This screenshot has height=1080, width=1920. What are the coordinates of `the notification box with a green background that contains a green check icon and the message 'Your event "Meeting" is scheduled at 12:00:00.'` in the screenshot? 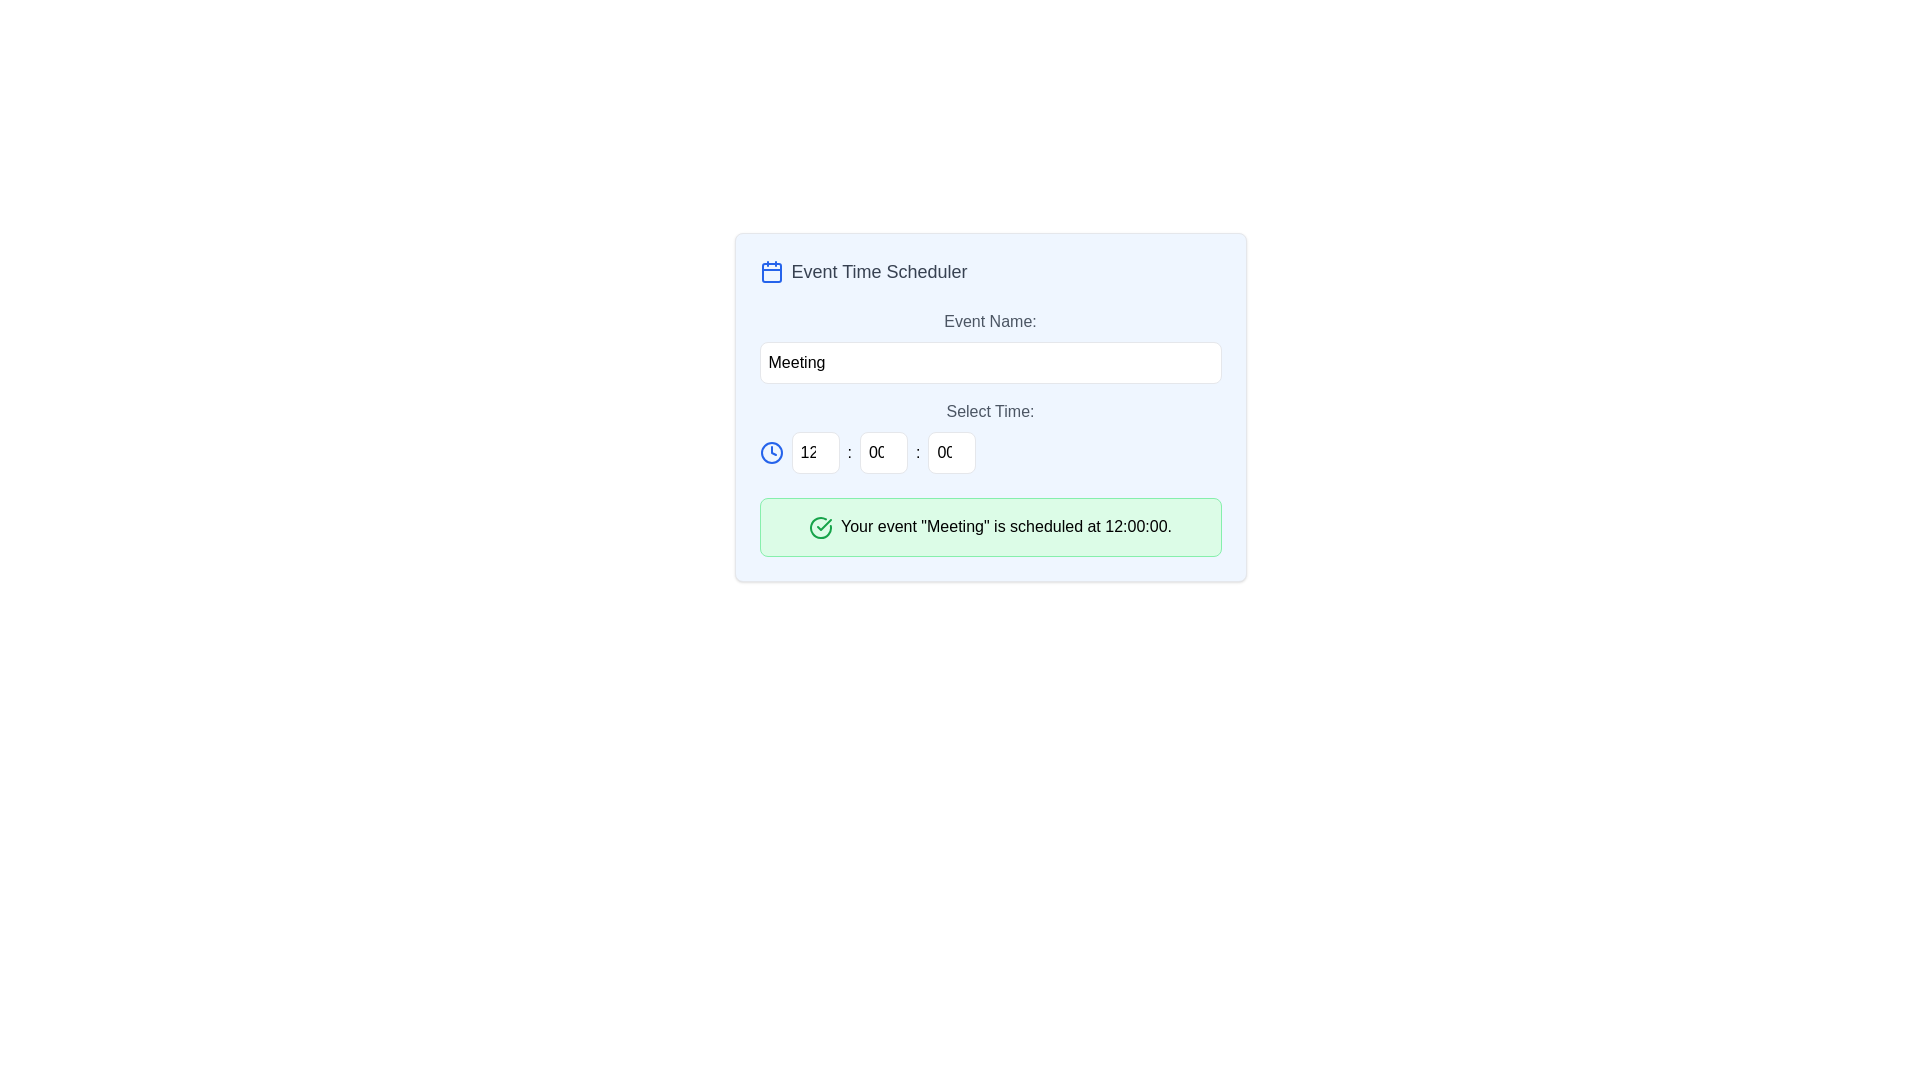 It's located at (990, 526).